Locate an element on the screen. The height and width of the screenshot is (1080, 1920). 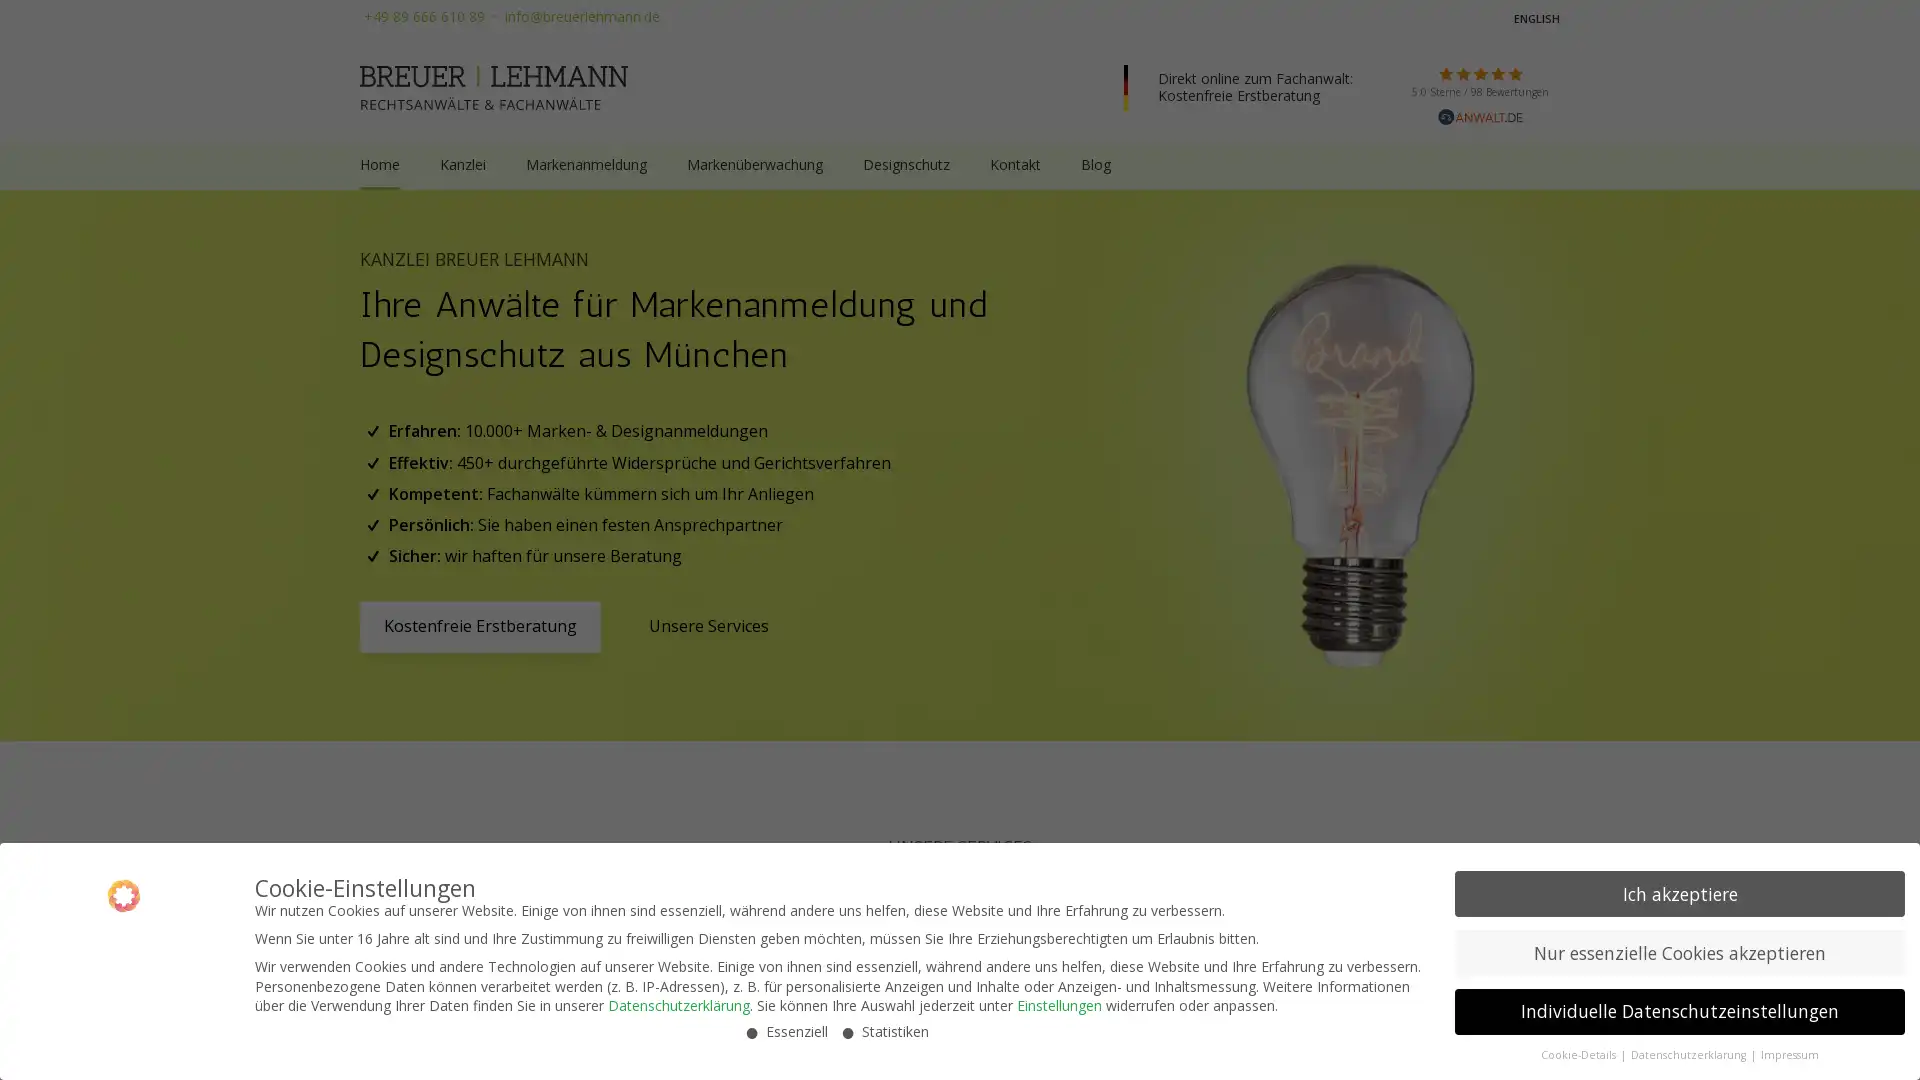
Individuelle Datenschutzeinstellungen is located at coordinates (1680, 1011).